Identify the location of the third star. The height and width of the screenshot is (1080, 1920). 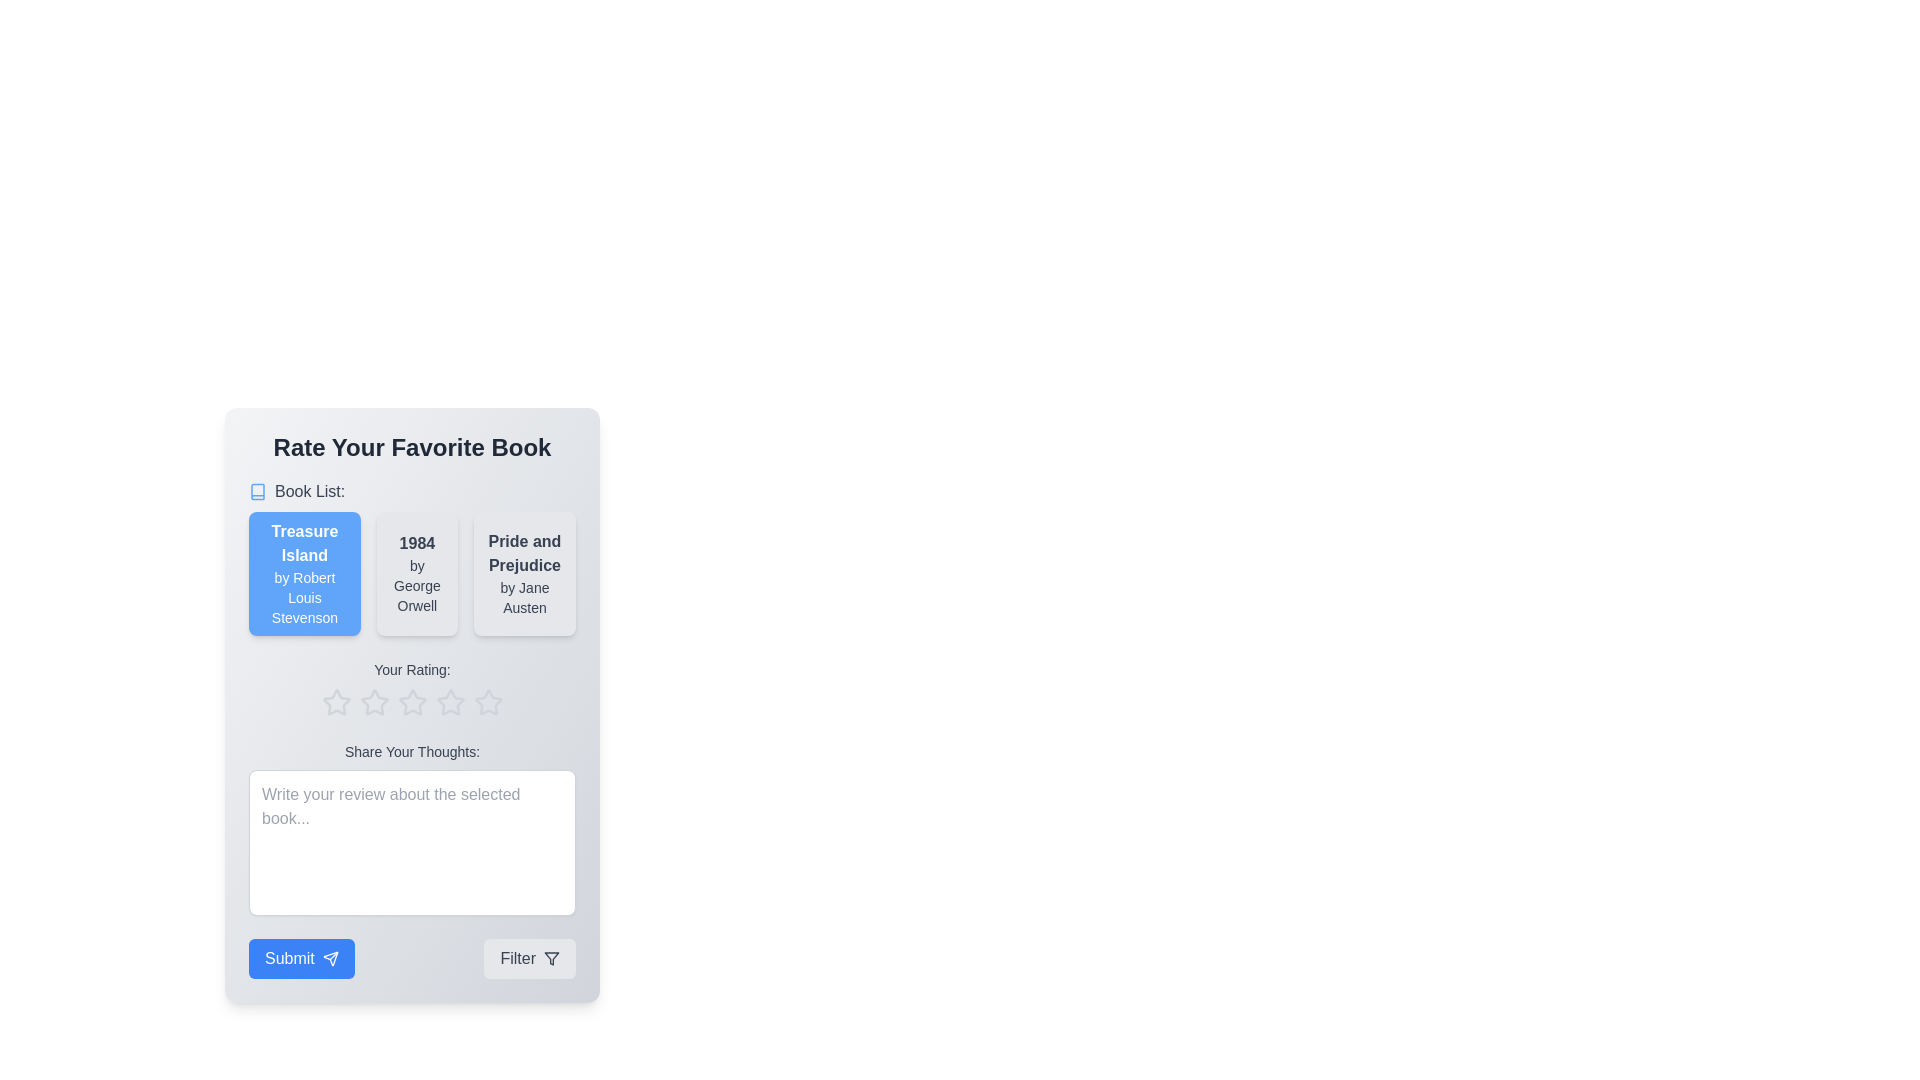
(411, 701).